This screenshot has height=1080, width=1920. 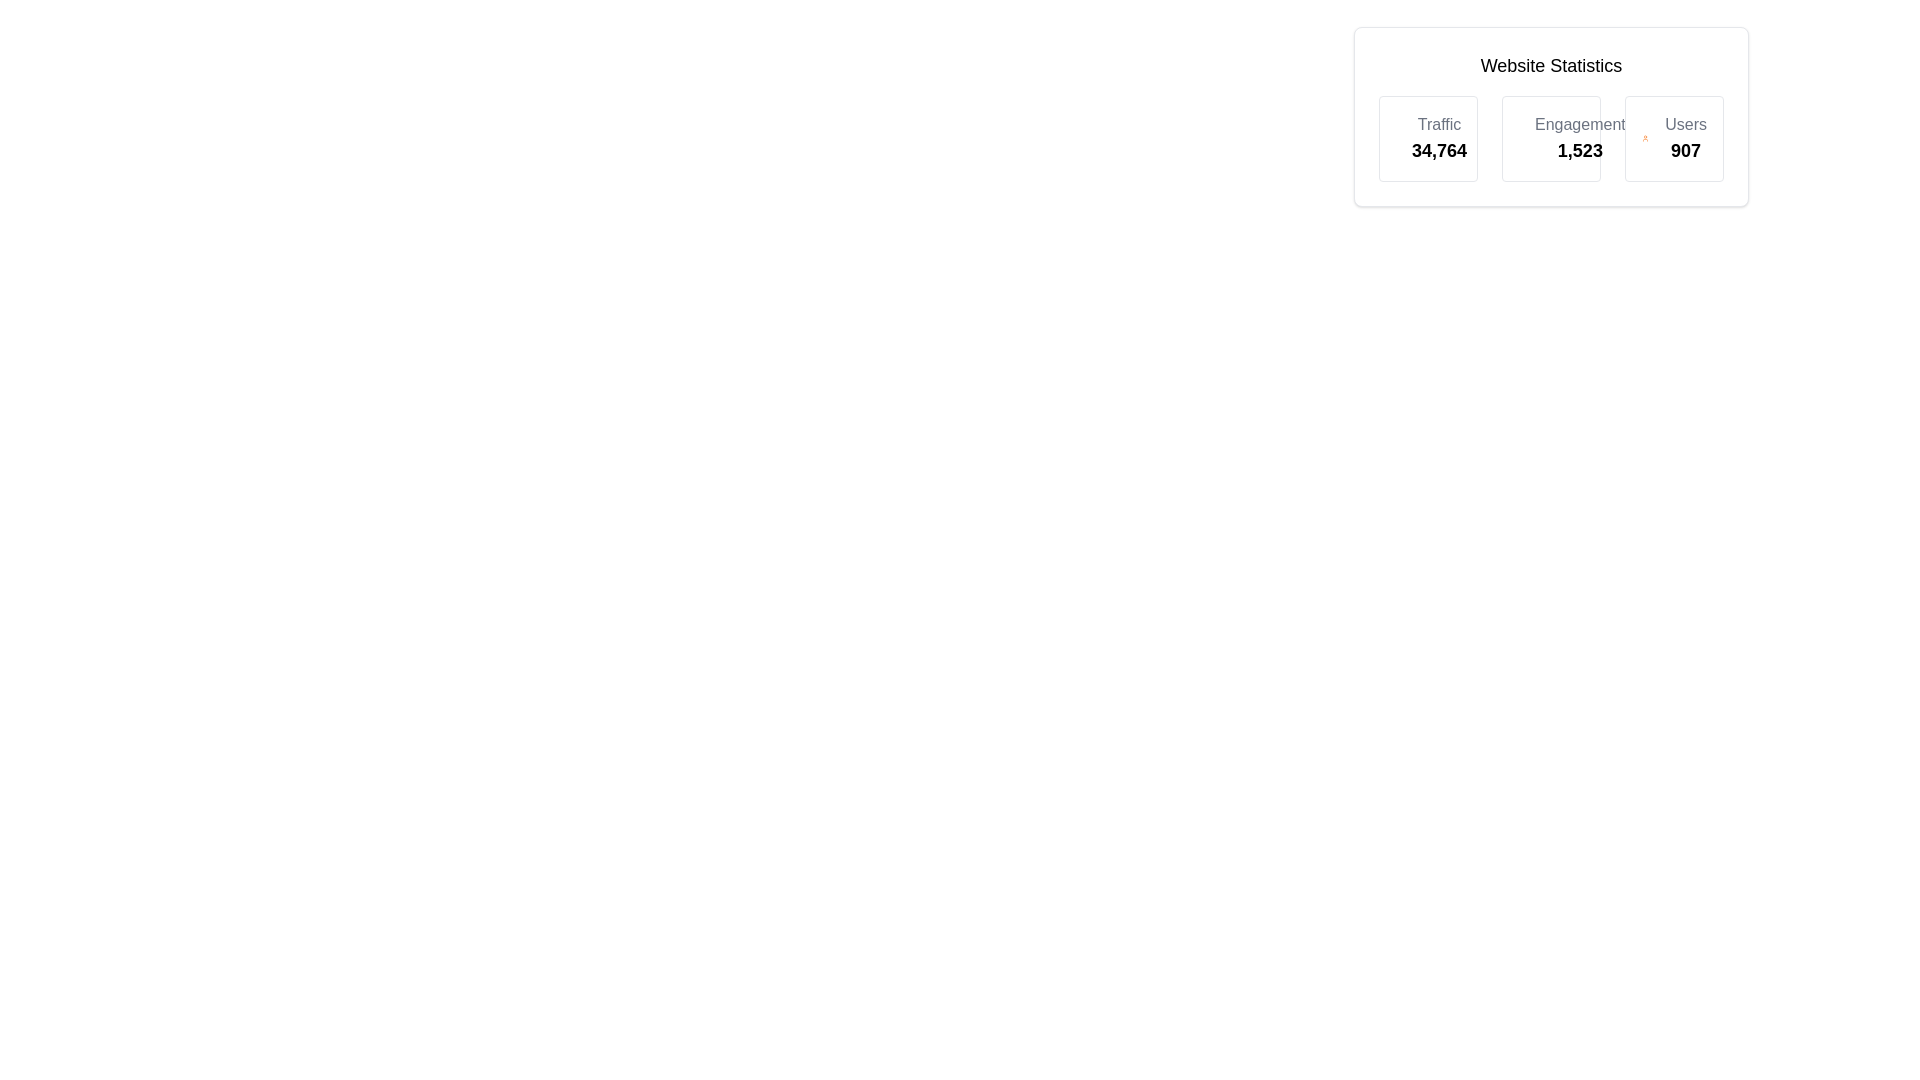 What do you see at coordinates (1438, 149) in the screenshot?
I see `the bold text '34,764' that is emphasized below the 'Traffic' label in the leftmost panel` at bounding box center [1438, 149].